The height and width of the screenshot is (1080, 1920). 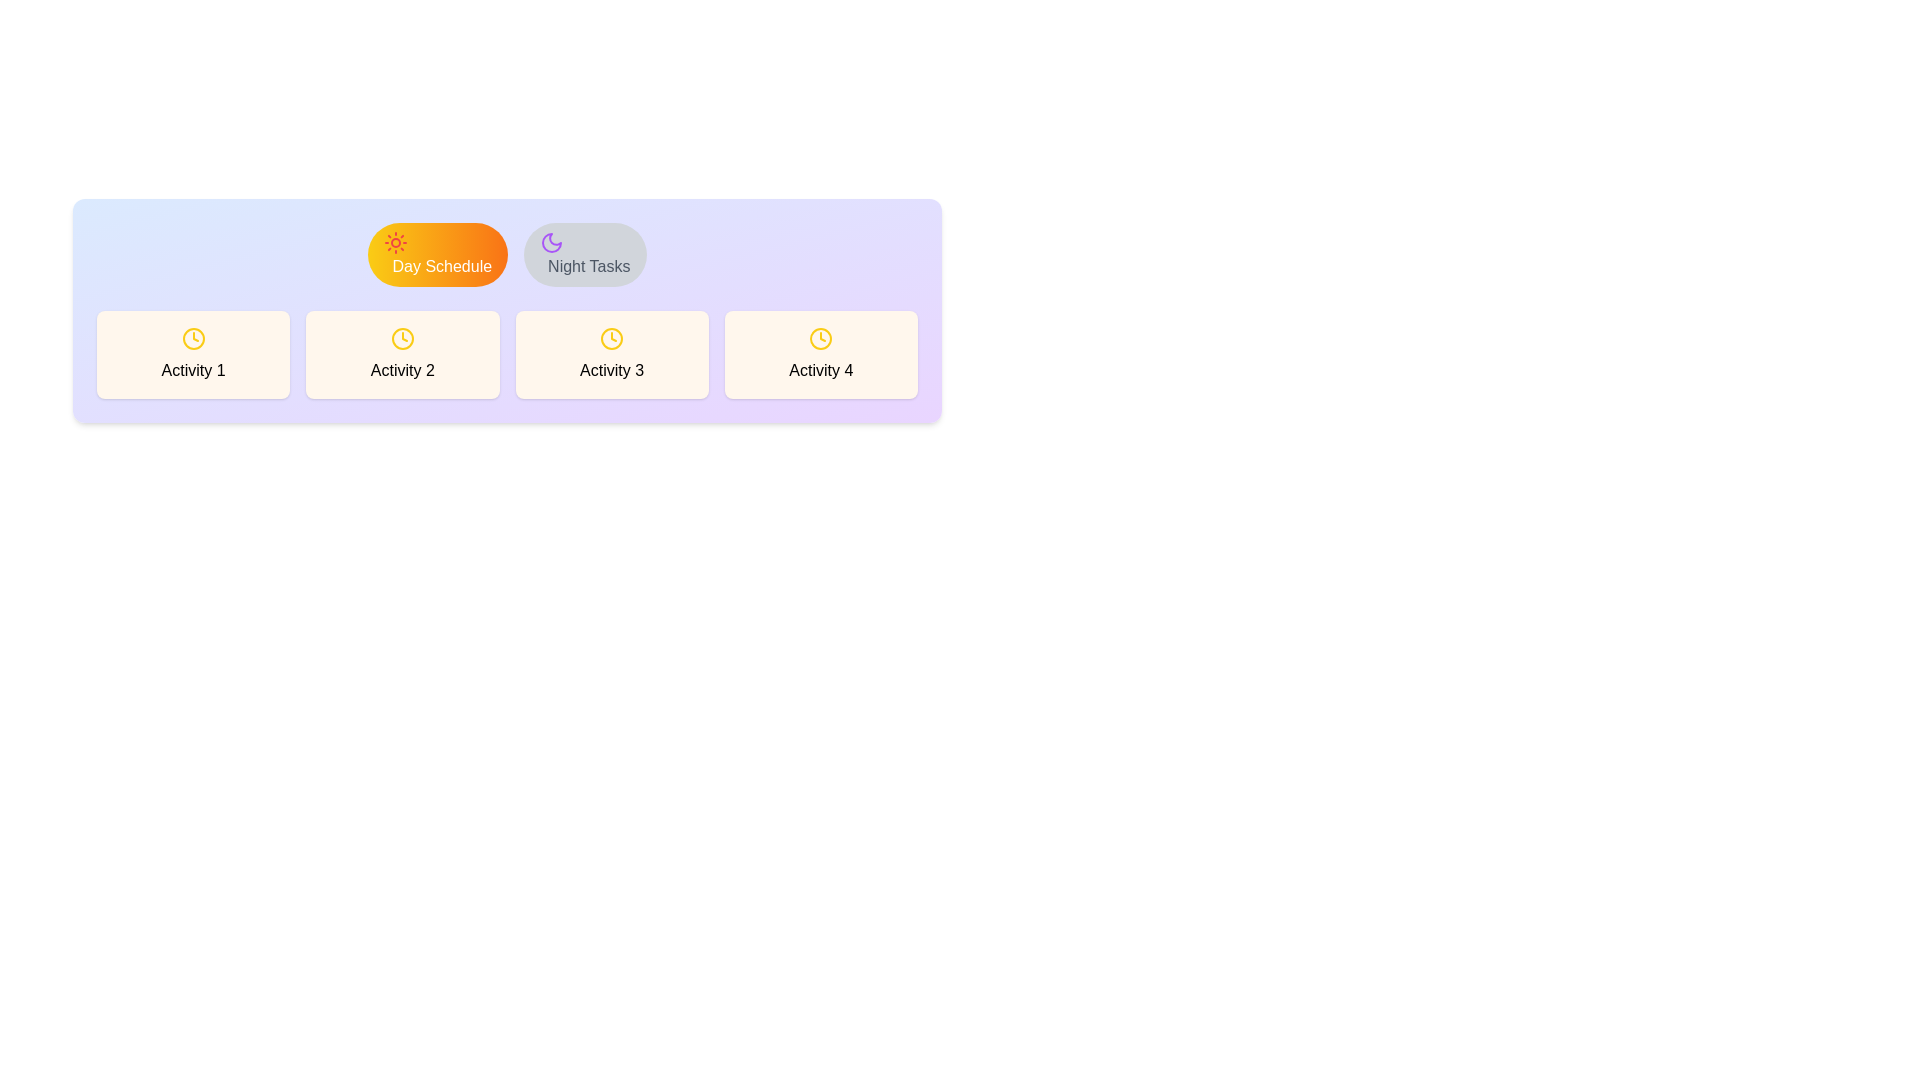 I want to click on the text Activity 1 within the content, so click(x=193, y=353).